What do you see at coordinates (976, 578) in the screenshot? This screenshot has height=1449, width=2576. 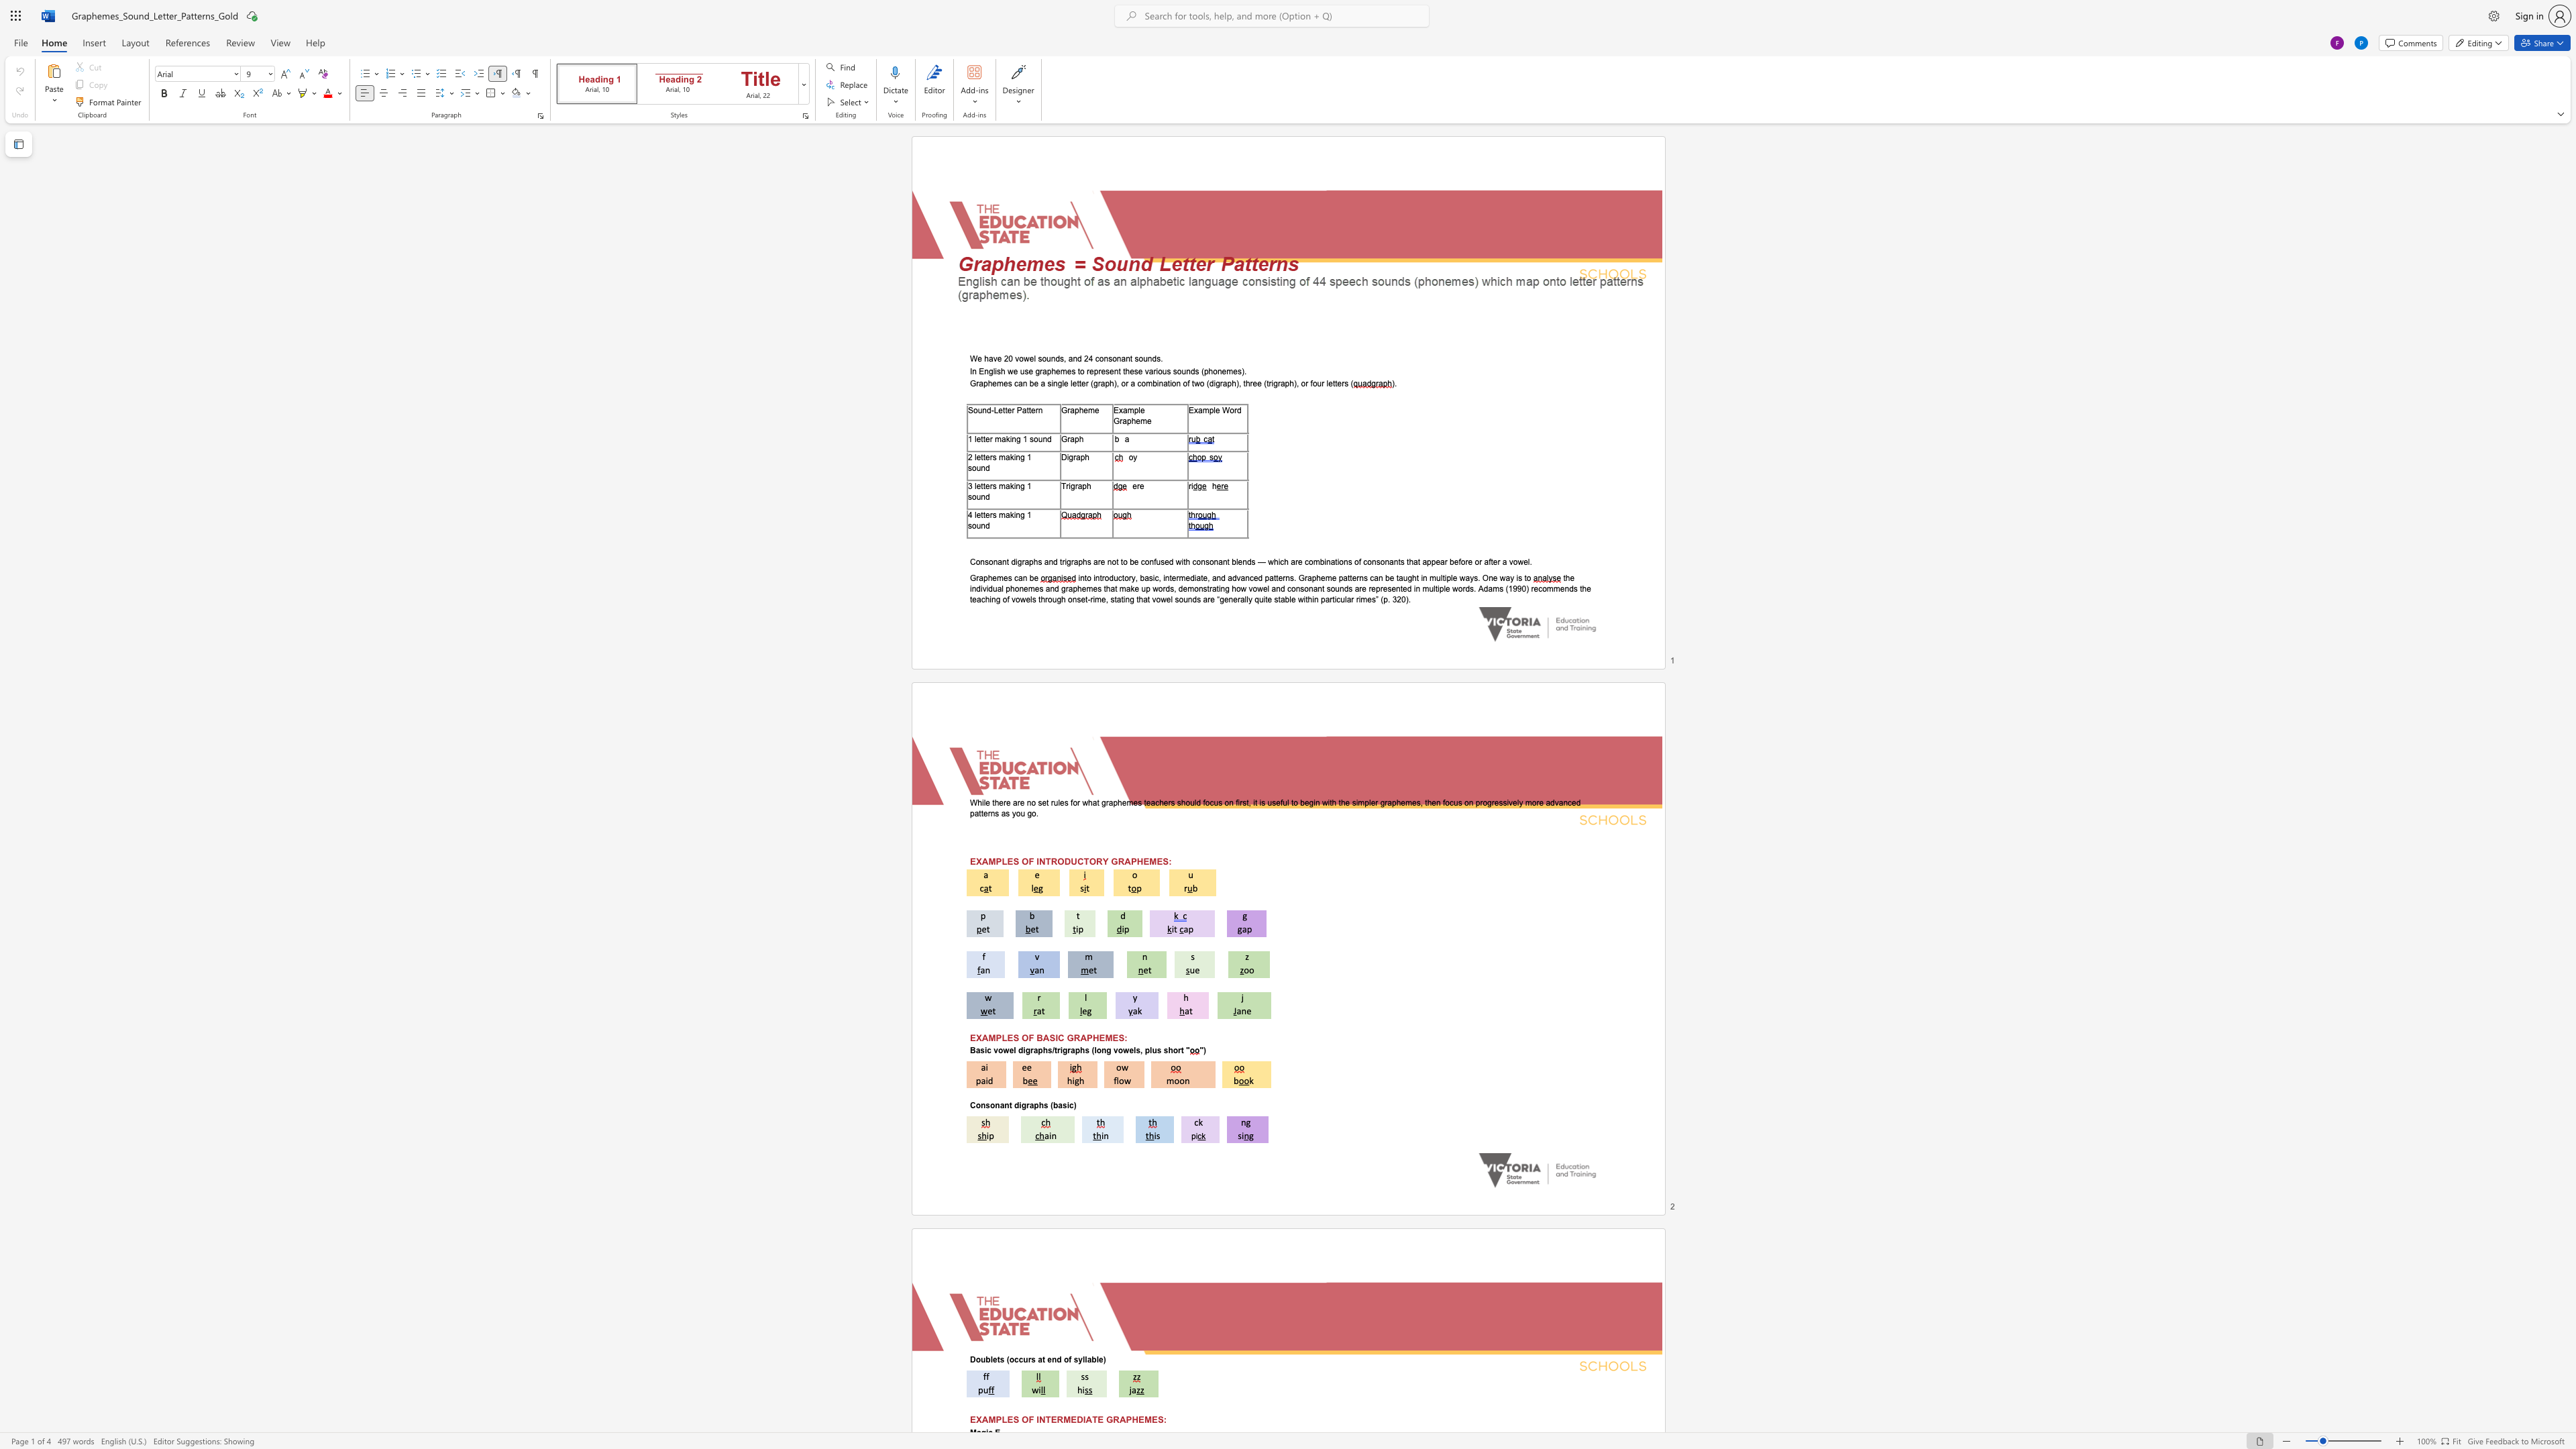 I see `the subset text "raphemes can b" within the text "Graphemes can be"` at bounding box center [976, 578].